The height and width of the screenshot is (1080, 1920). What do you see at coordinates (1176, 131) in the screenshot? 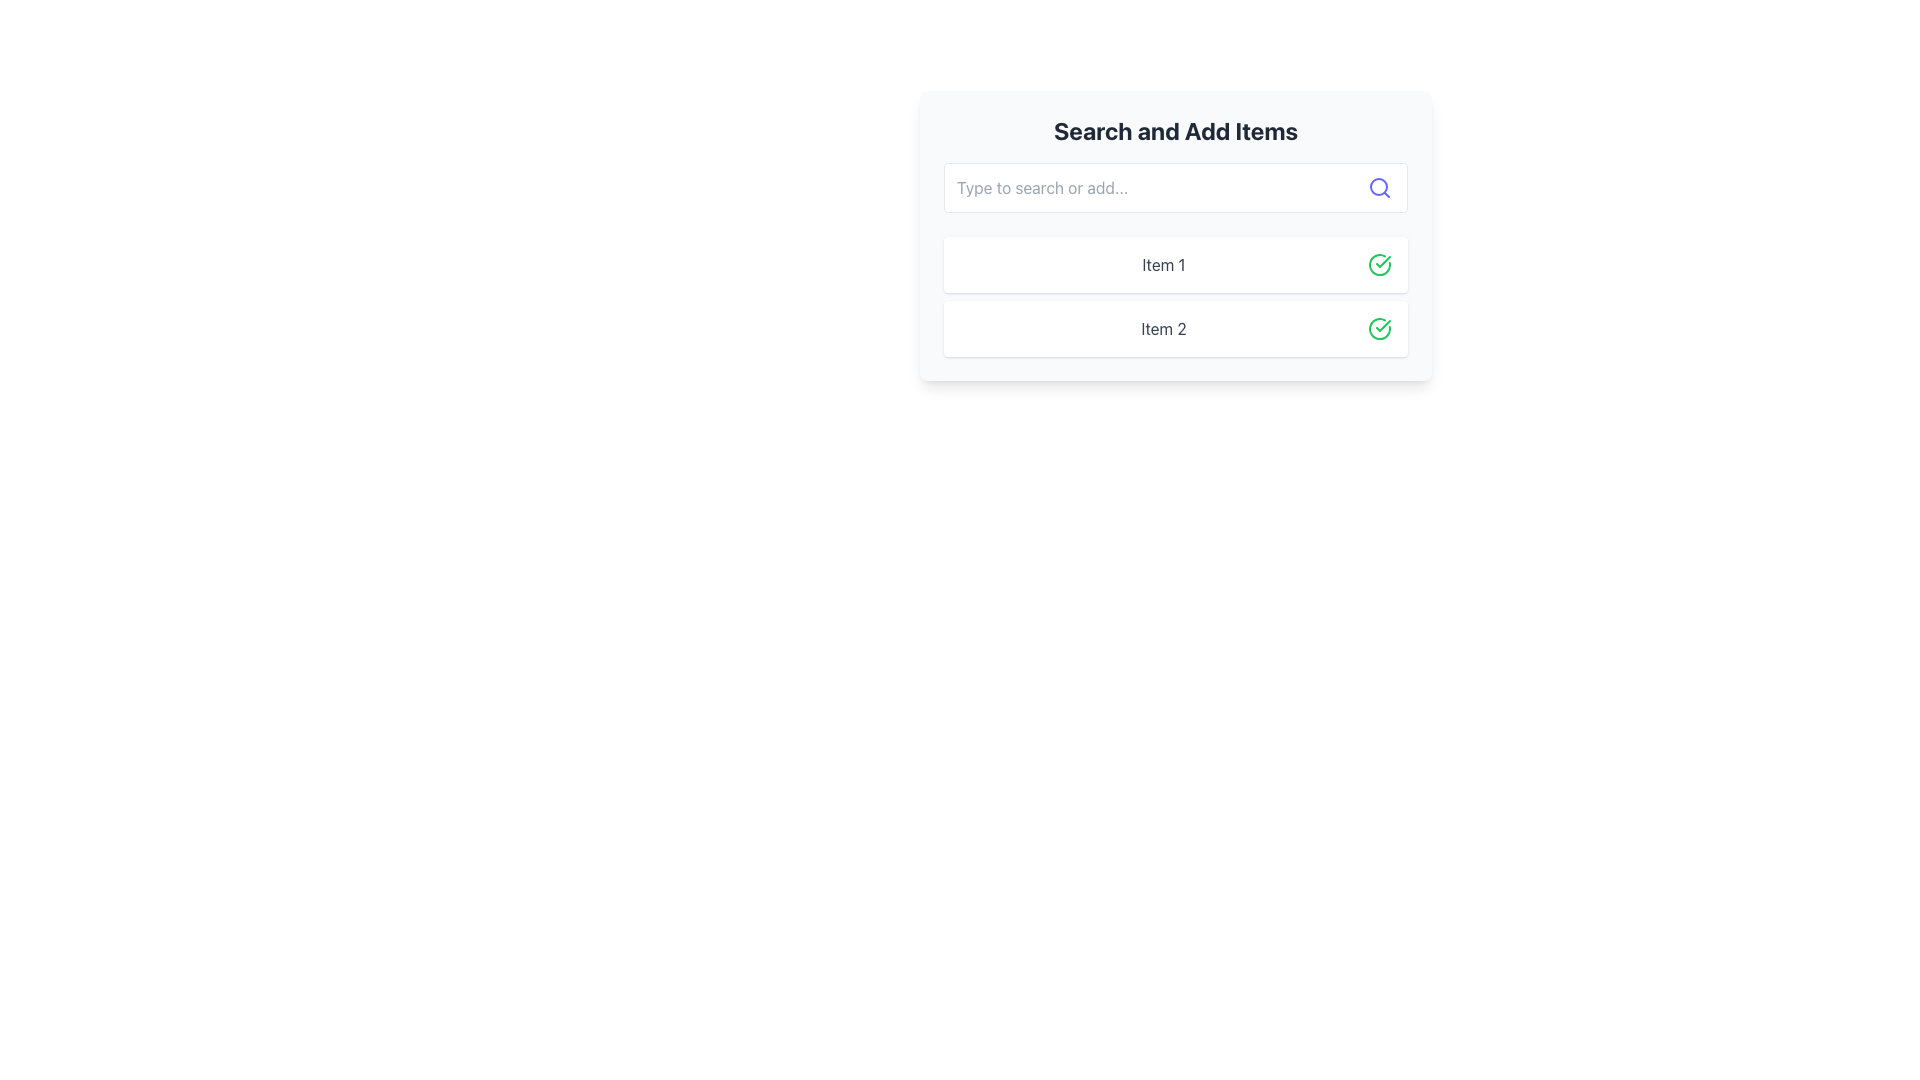
I see `the bold heading with the text 'Search and Add Items', which is prominently displayed at the top of a rectangular card interface` at bounding box center [1176, 131].